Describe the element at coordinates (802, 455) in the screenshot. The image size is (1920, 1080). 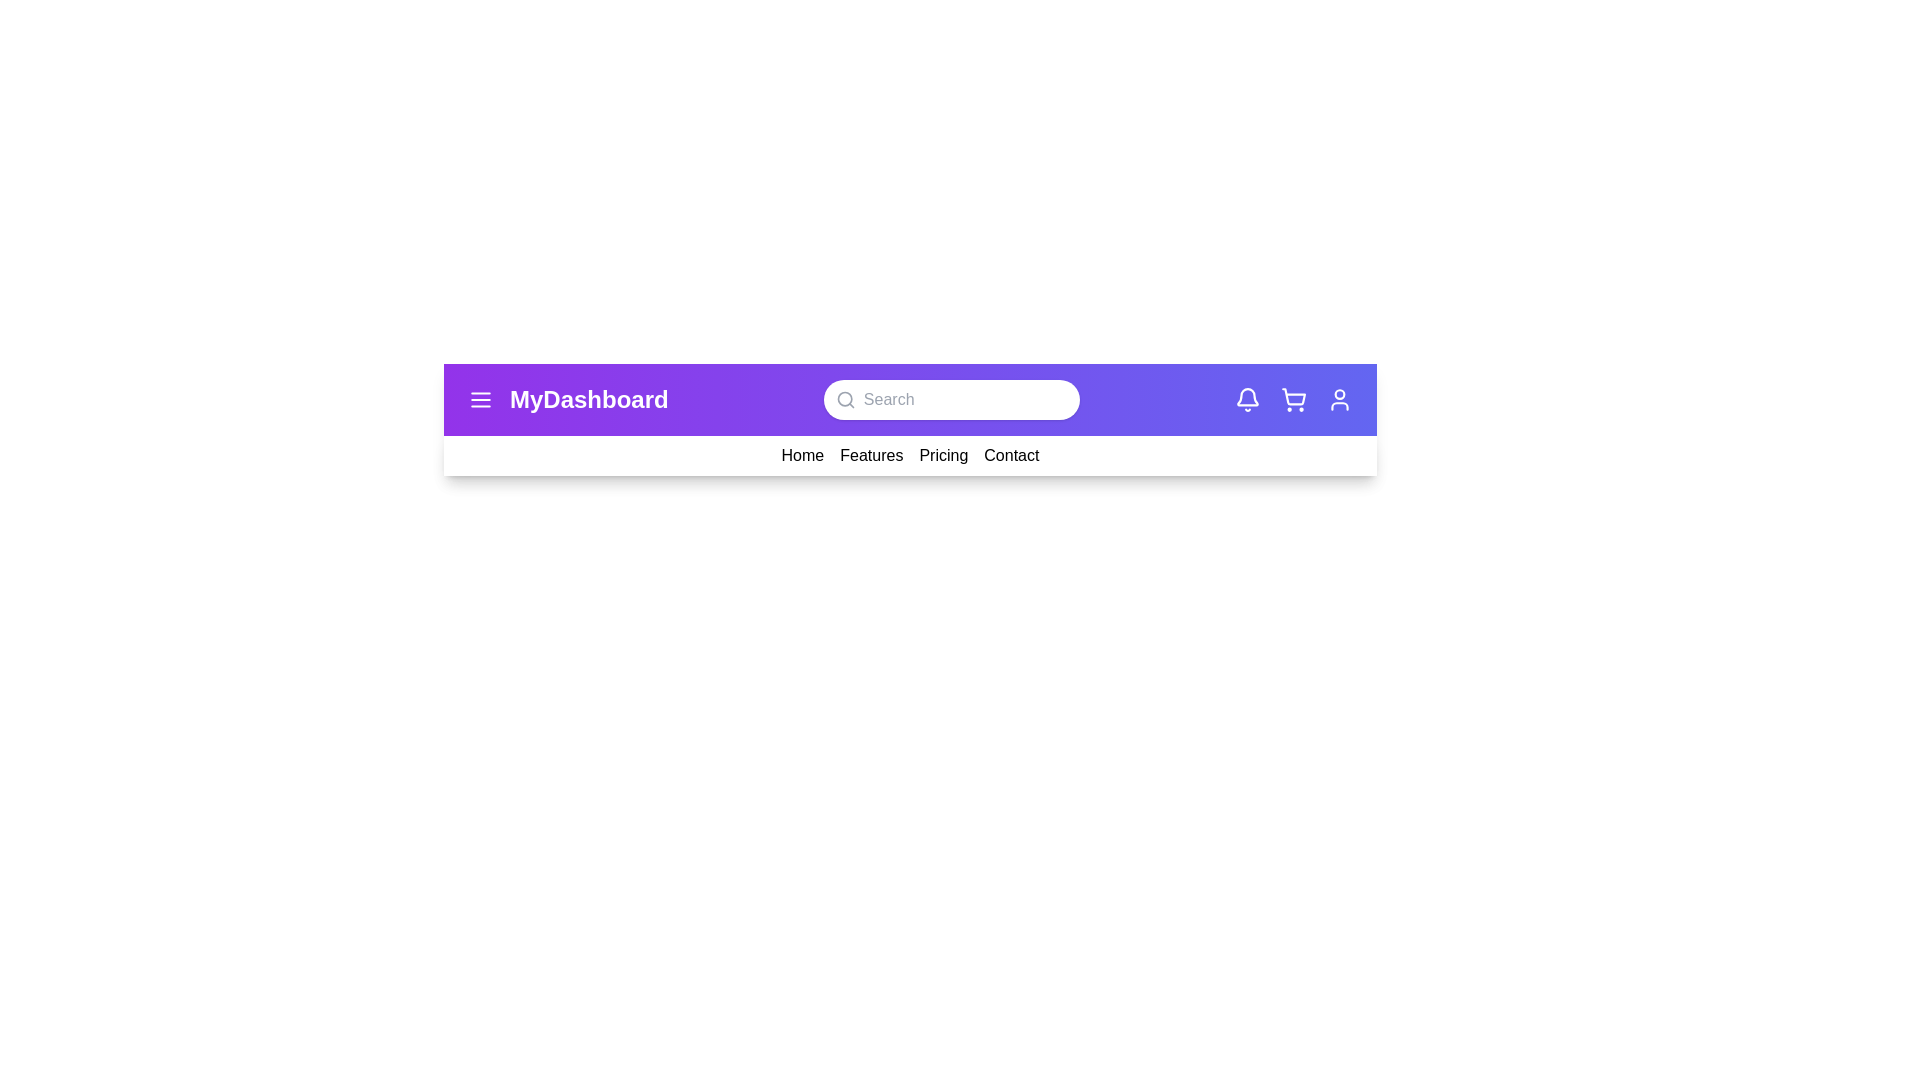
I see `the navigation link Home` at that location.